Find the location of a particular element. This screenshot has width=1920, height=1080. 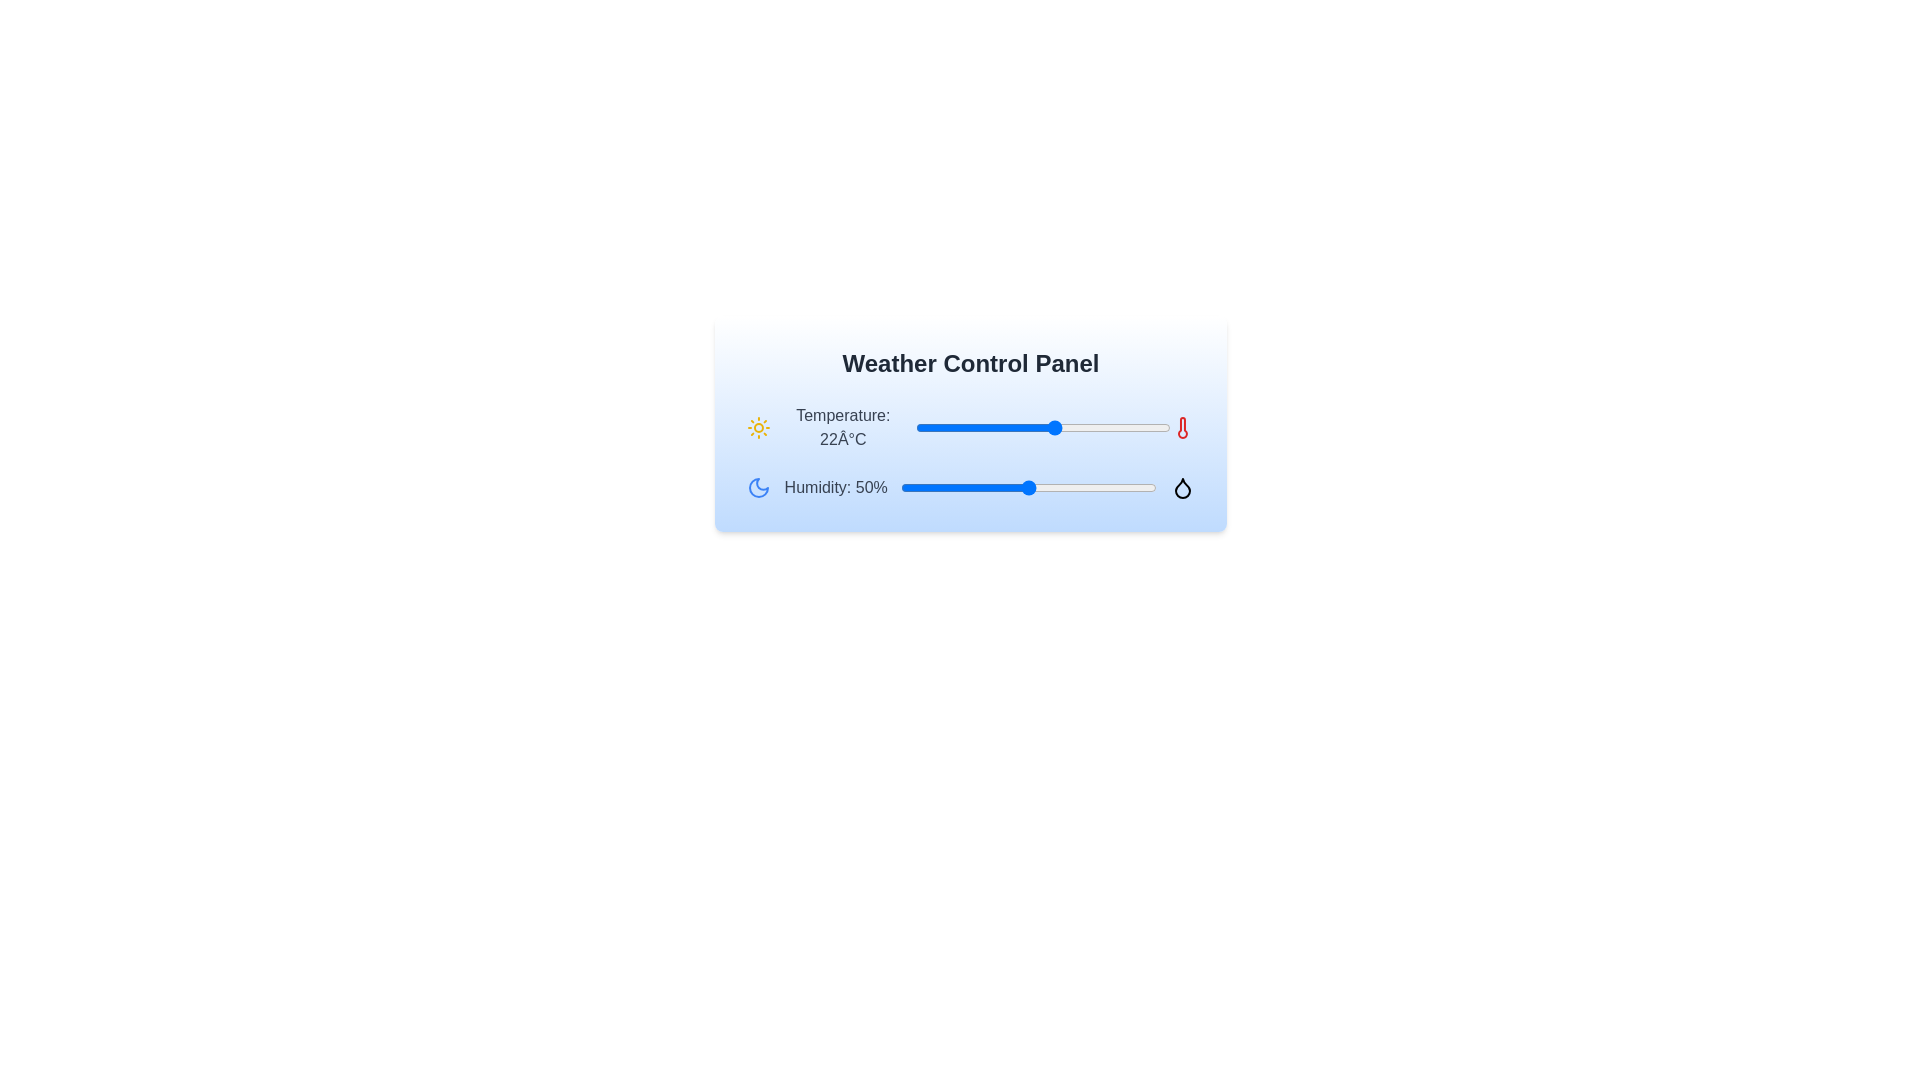

the temperature slider to set the temperature to 36°C is located at coordinates (1145, 427).